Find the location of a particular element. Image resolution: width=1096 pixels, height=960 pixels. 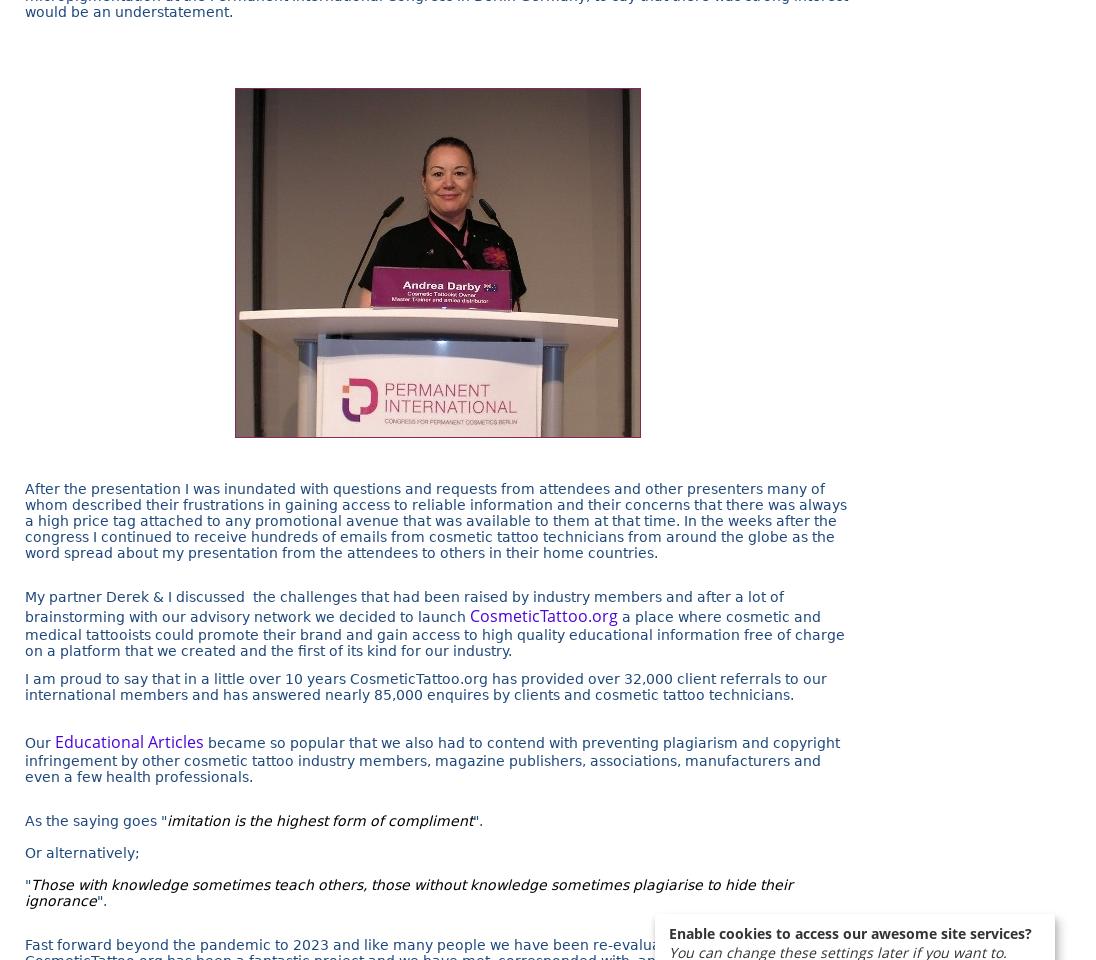

'"' is located at coordinates (26, 882).